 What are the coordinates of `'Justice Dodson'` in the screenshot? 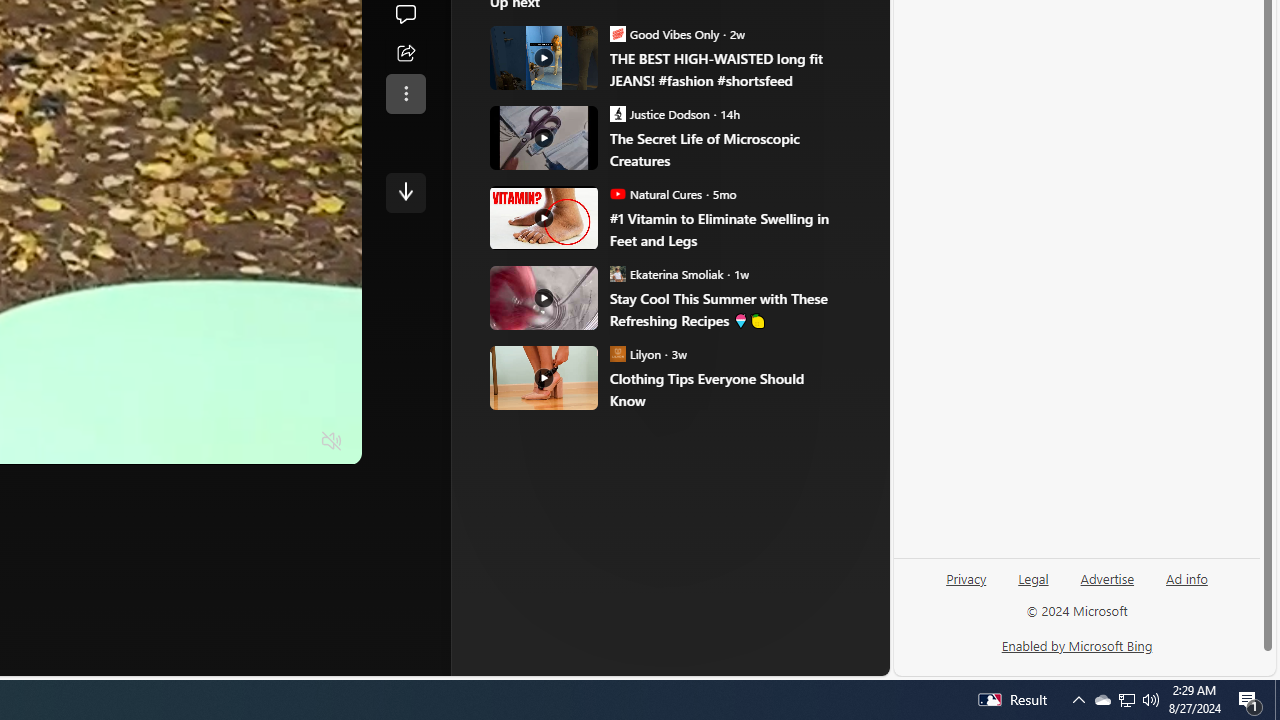 It's located at (617, 113).